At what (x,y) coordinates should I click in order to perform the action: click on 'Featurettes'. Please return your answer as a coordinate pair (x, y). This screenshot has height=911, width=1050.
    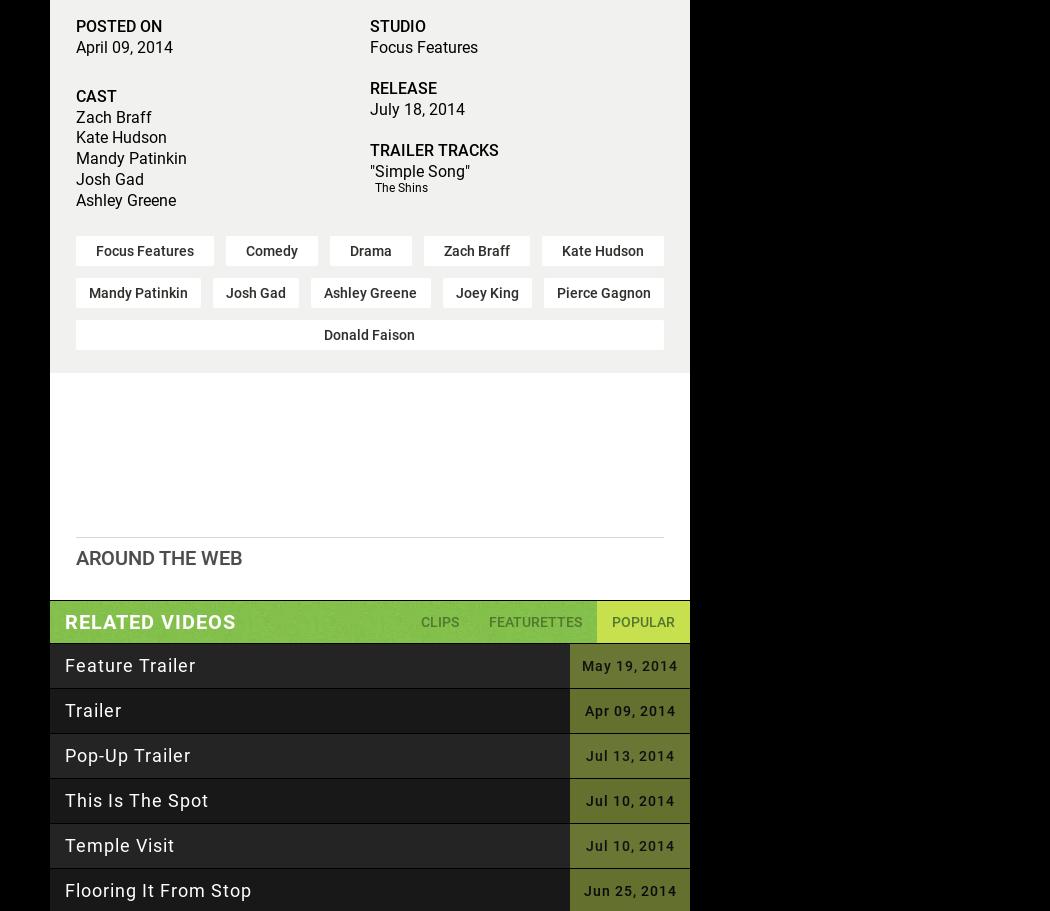
    Looking at the image, I should click on (535, 620).